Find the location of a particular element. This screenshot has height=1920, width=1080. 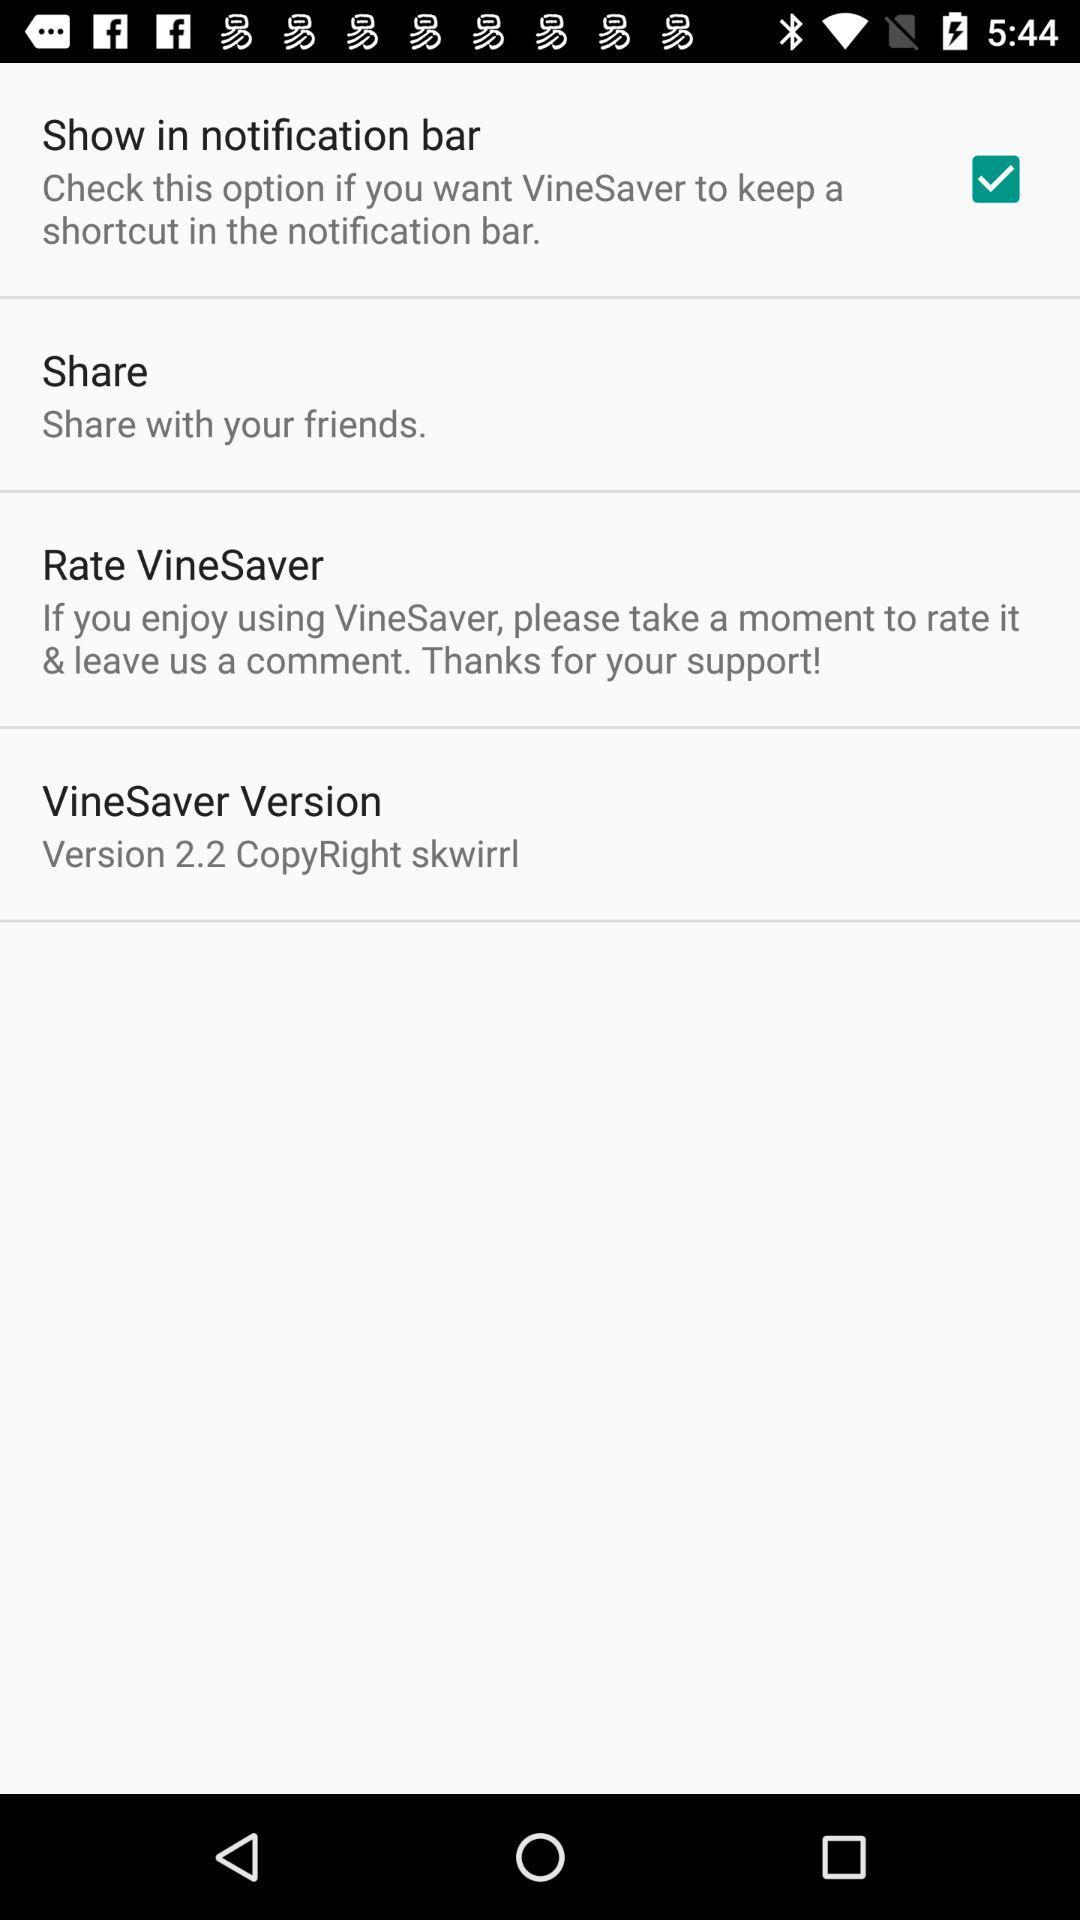

the share with your item is located at coordinates (233, 421).